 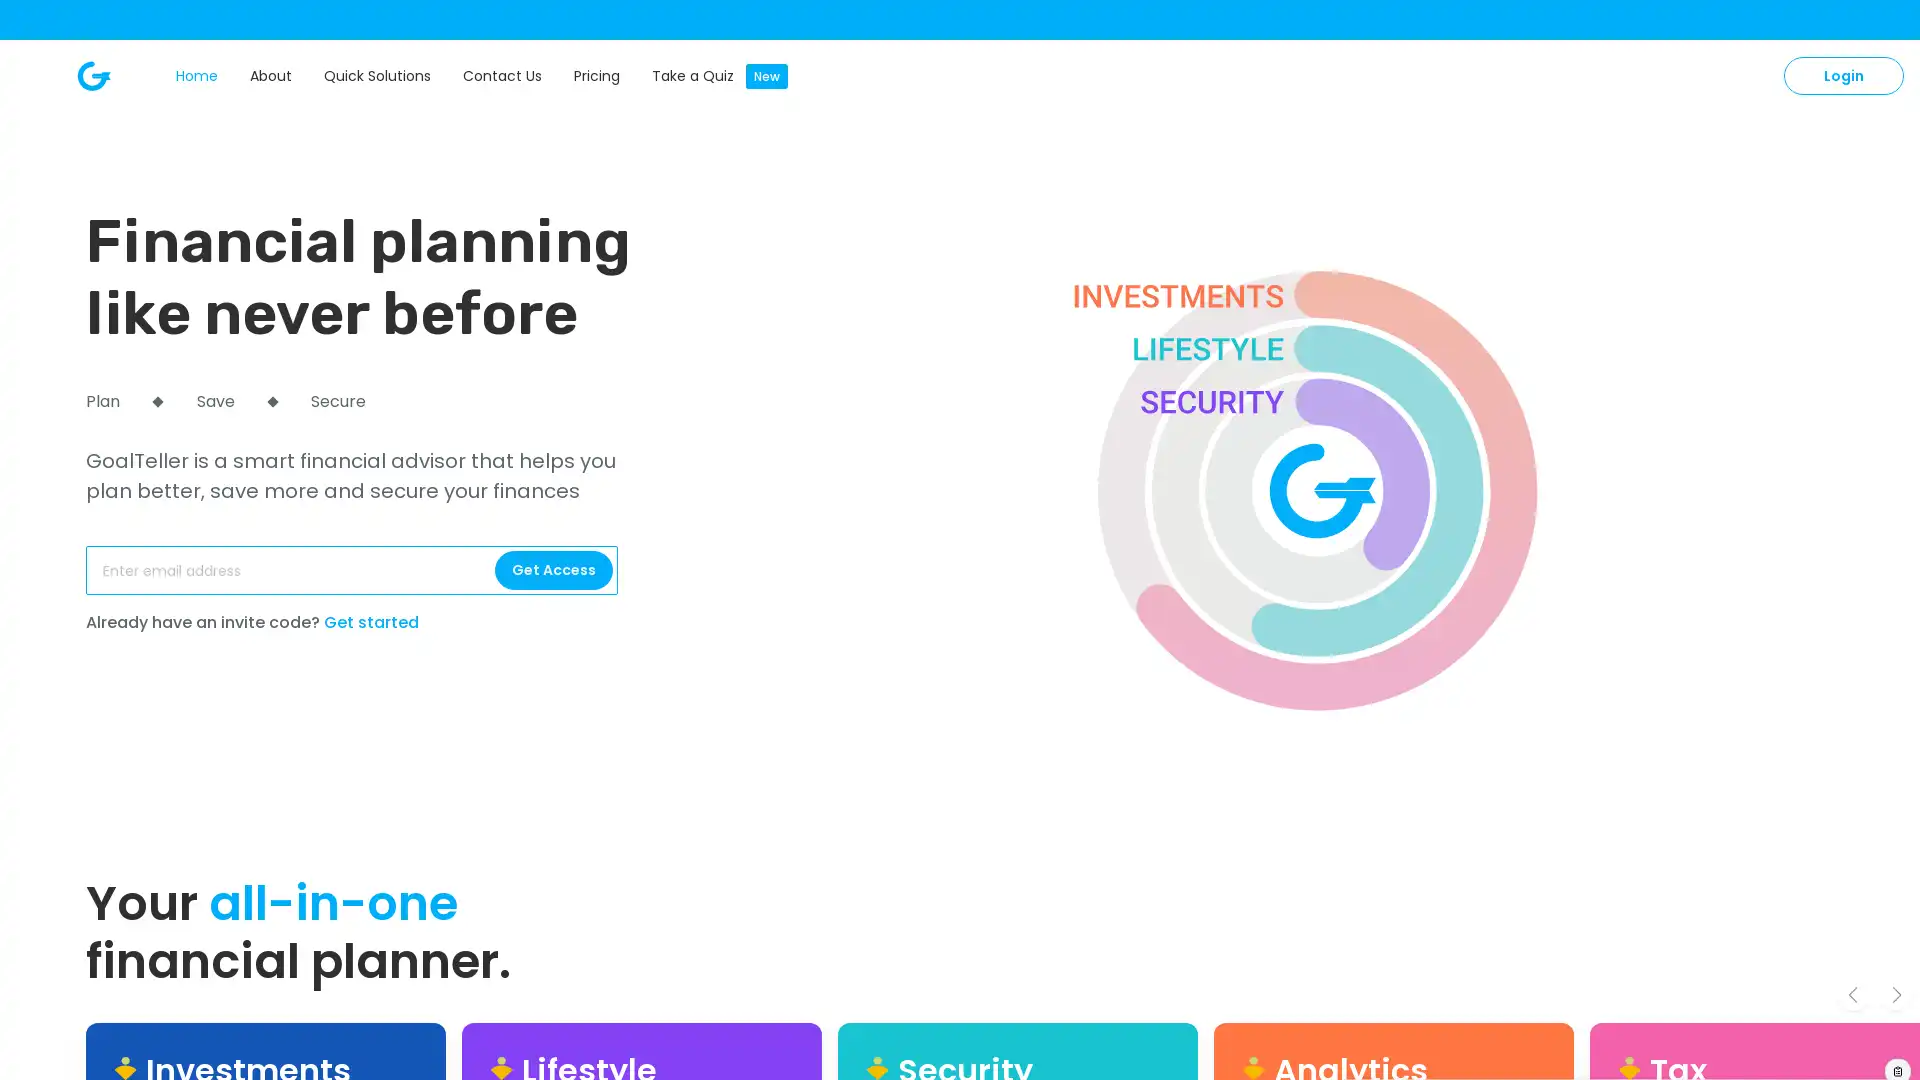 I want to click on Get Access, so click(x=553, y=570).